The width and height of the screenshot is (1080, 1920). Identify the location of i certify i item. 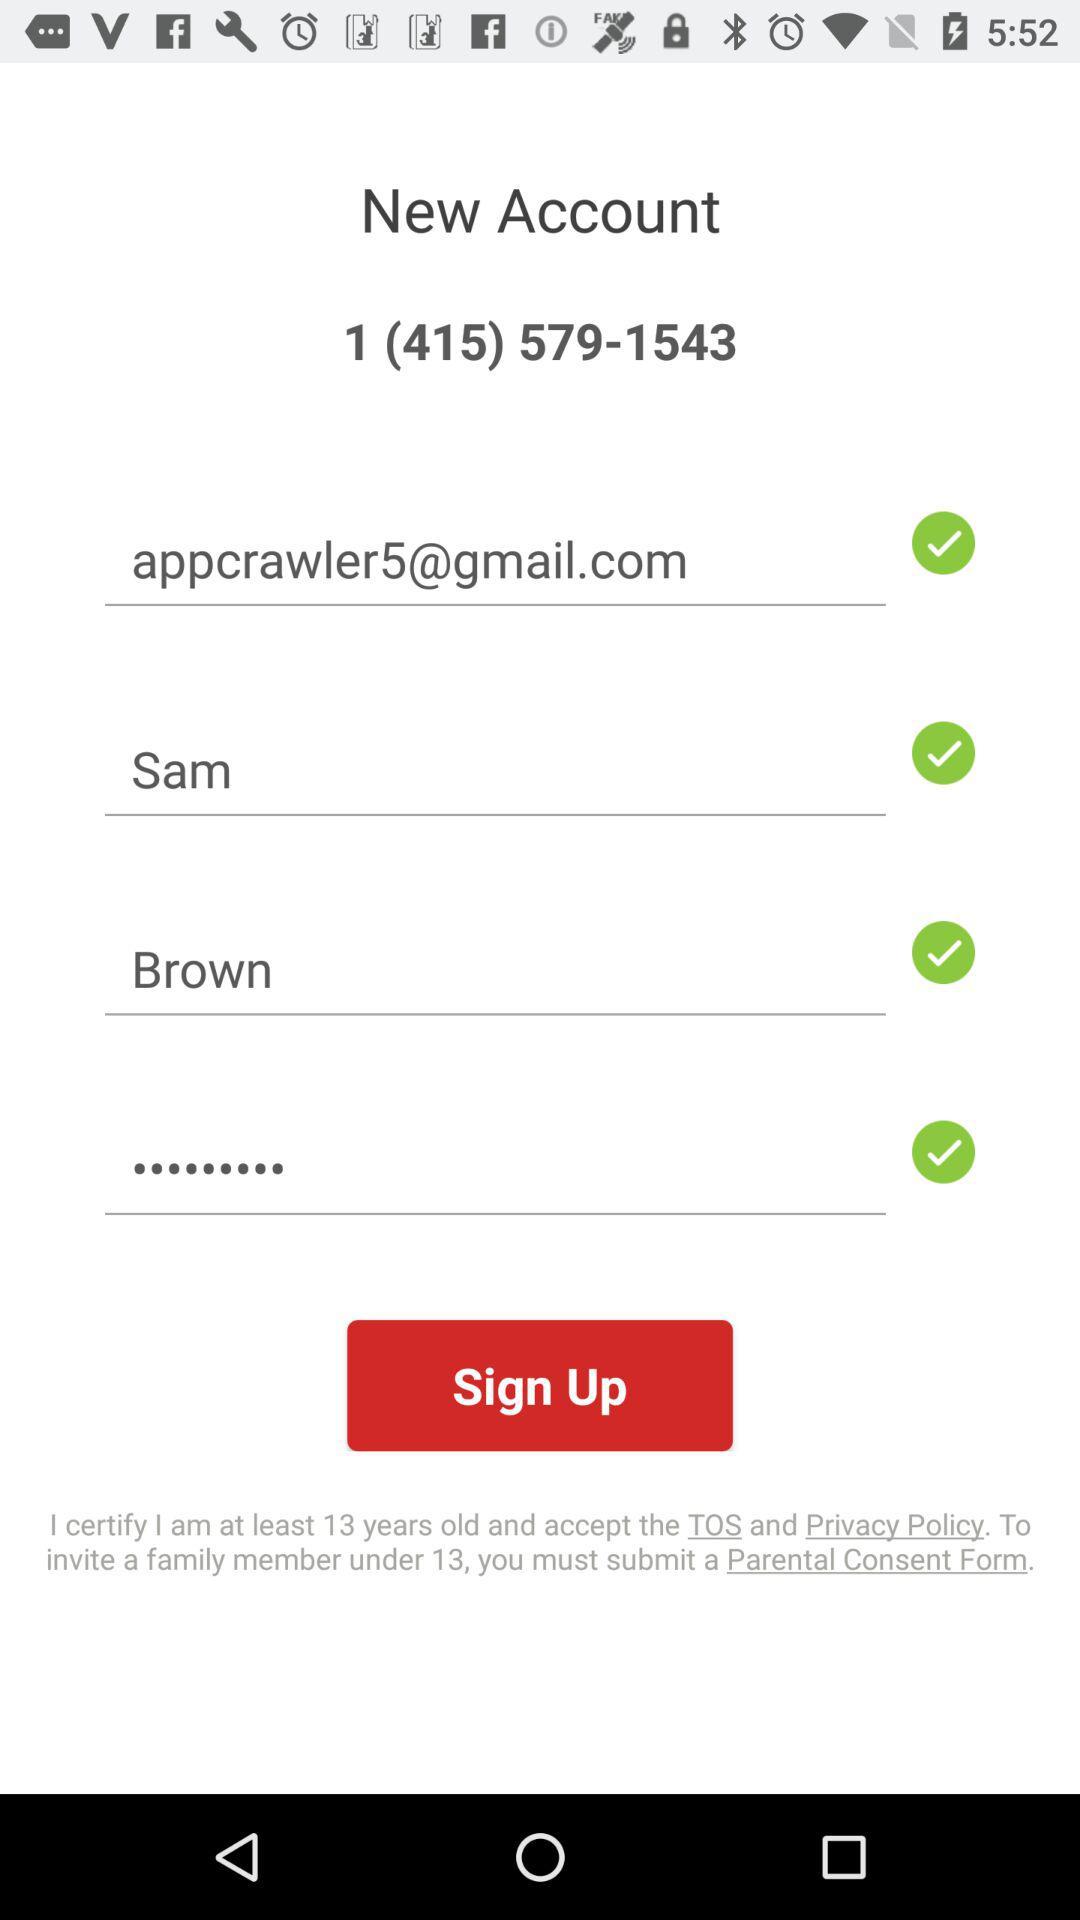
(540, 1539).